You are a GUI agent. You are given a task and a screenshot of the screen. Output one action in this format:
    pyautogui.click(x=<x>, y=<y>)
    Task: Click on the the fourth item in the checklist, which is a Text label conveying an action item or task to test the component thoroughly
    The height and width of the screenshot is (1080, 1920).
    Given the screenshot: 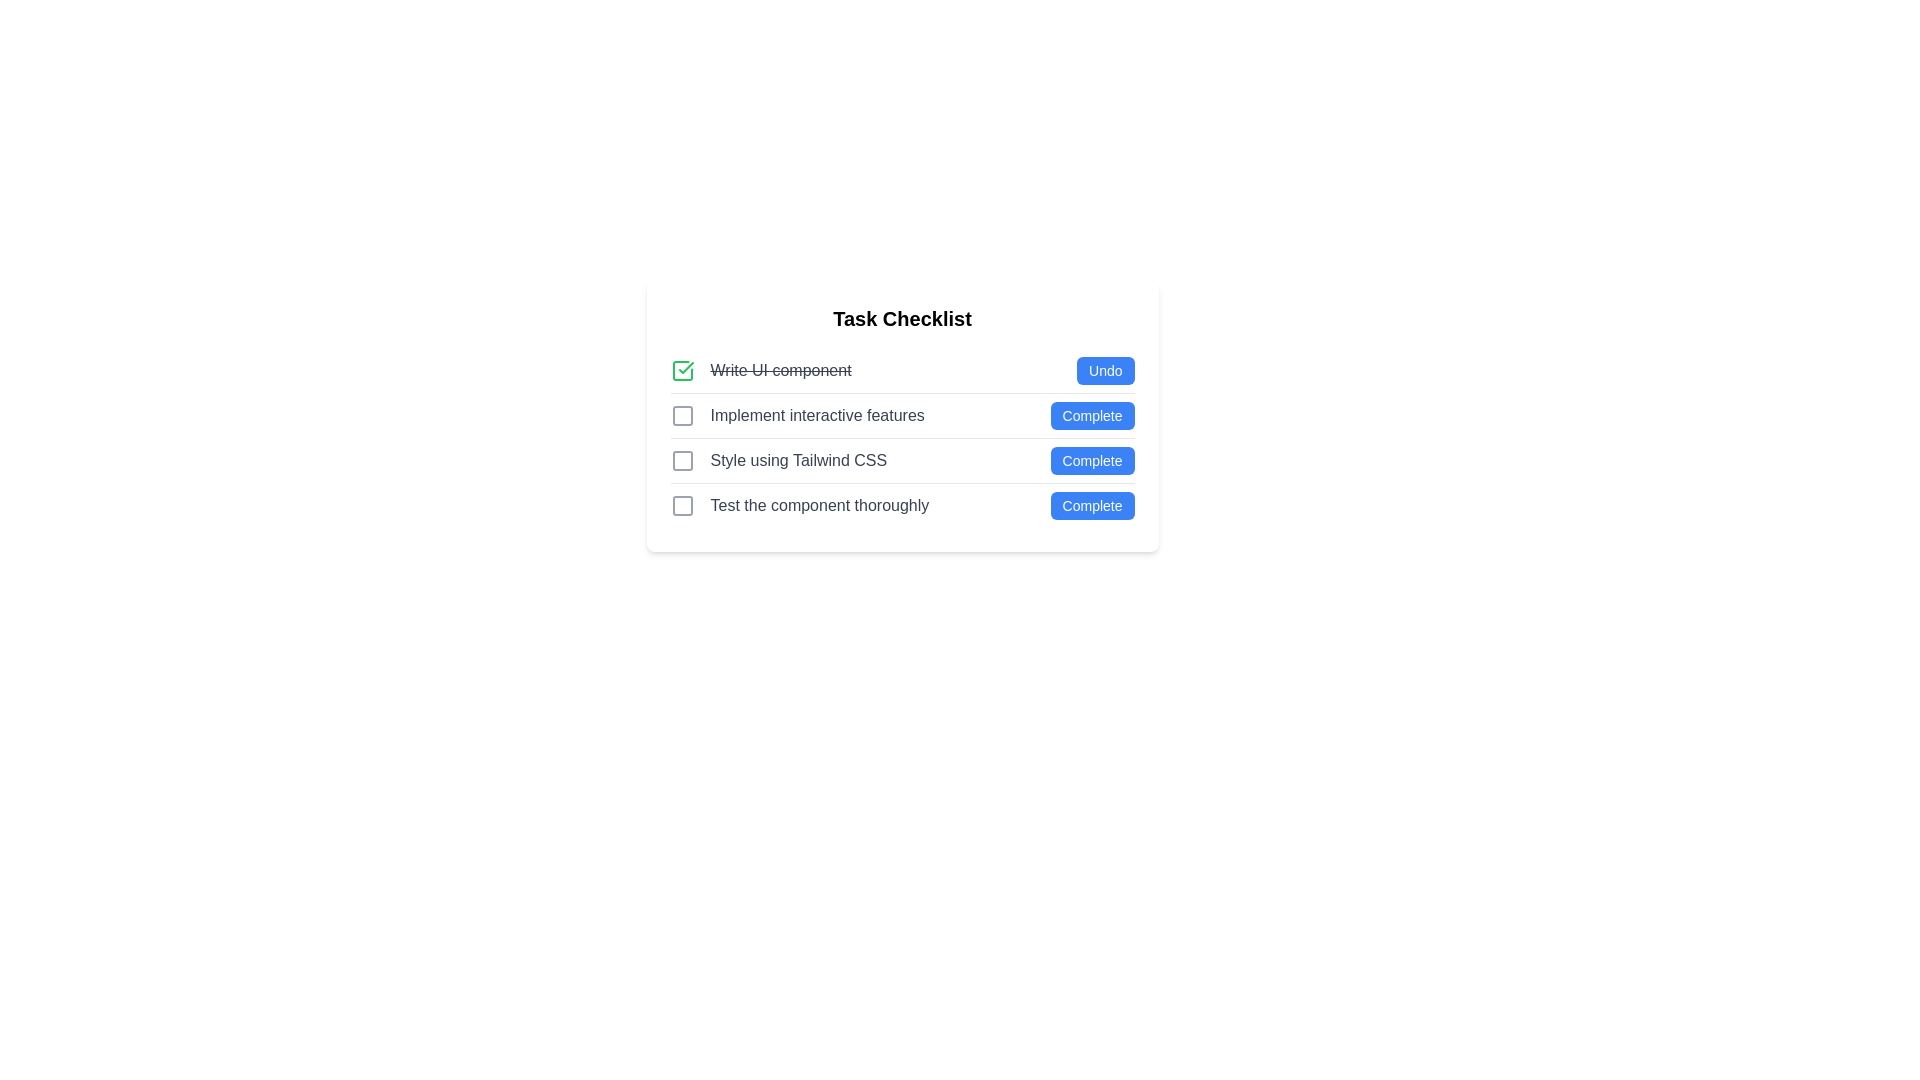 What is the action you would take?
    pyautogui.click(x=819, y=504)
    